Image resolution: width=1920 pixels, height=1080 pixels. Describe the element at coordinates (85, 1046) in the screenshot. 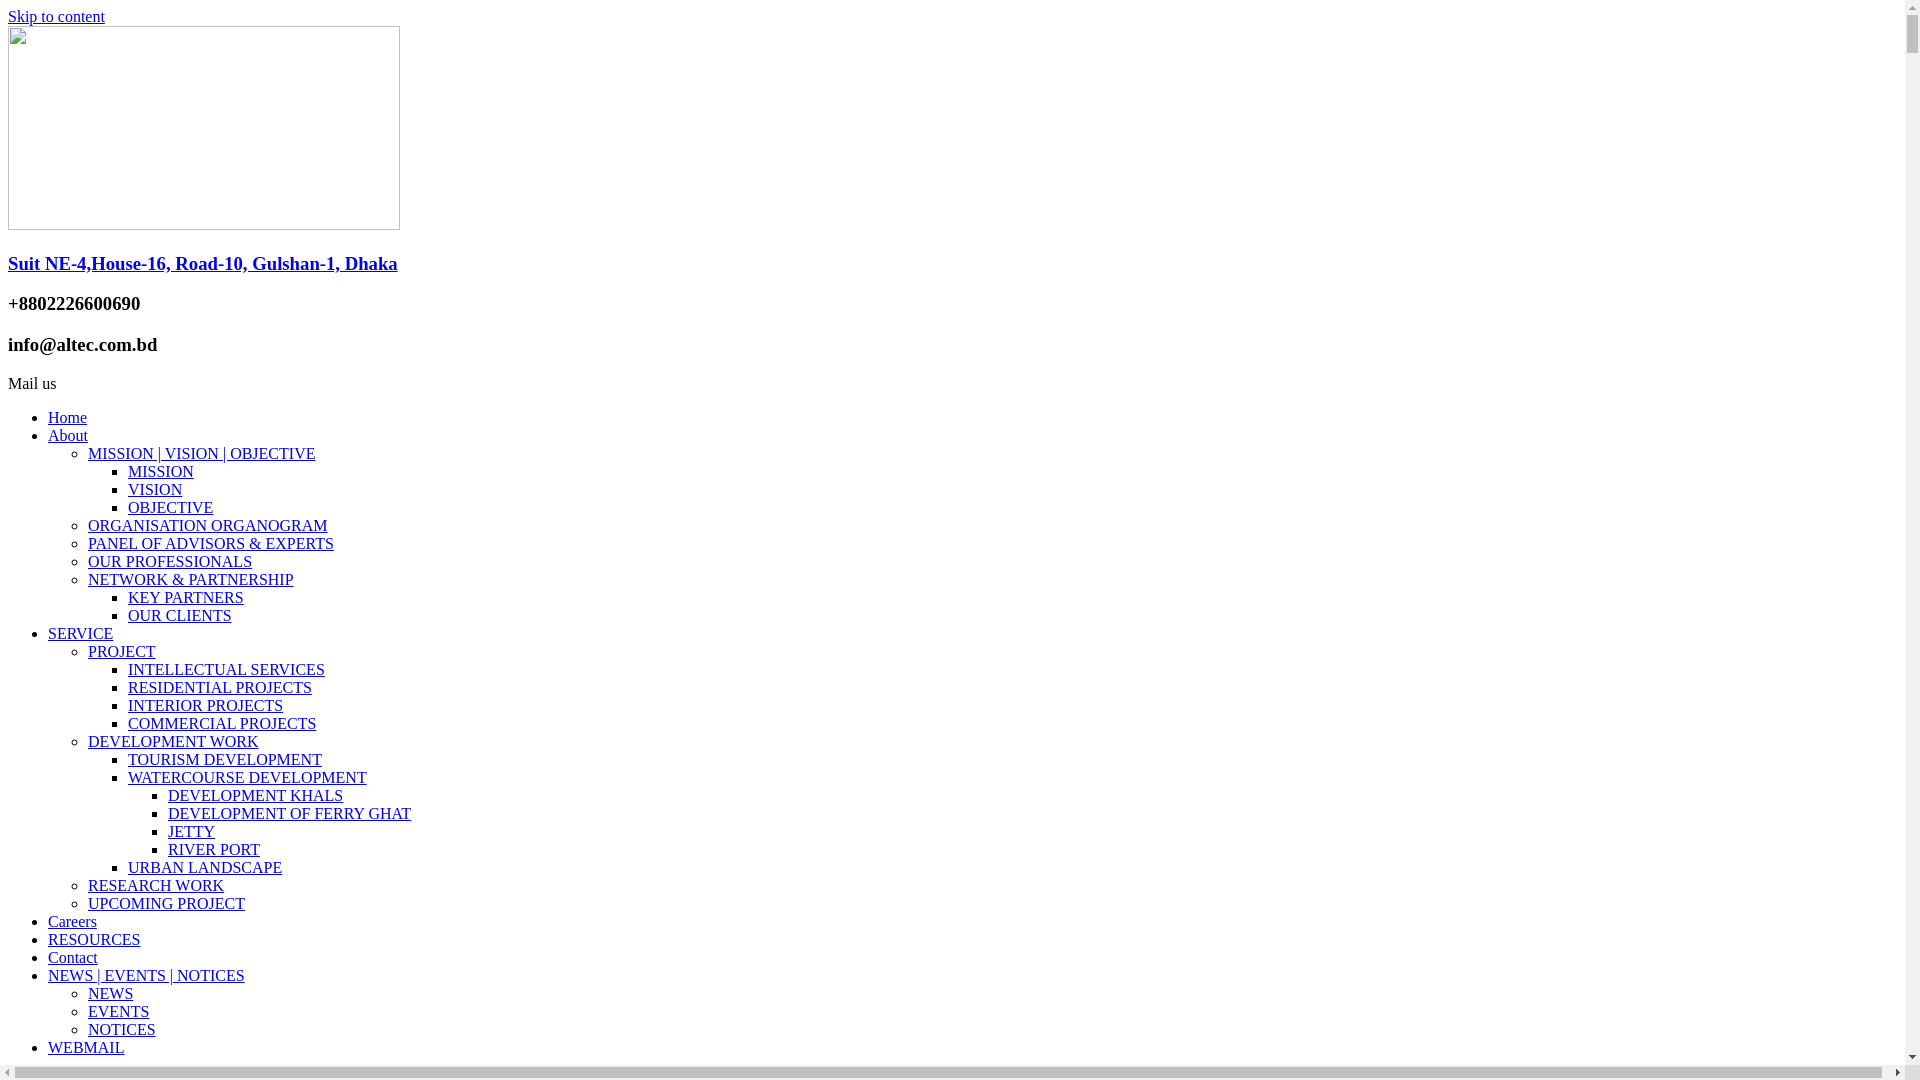

I see `'WEBMAIL'` at that location.